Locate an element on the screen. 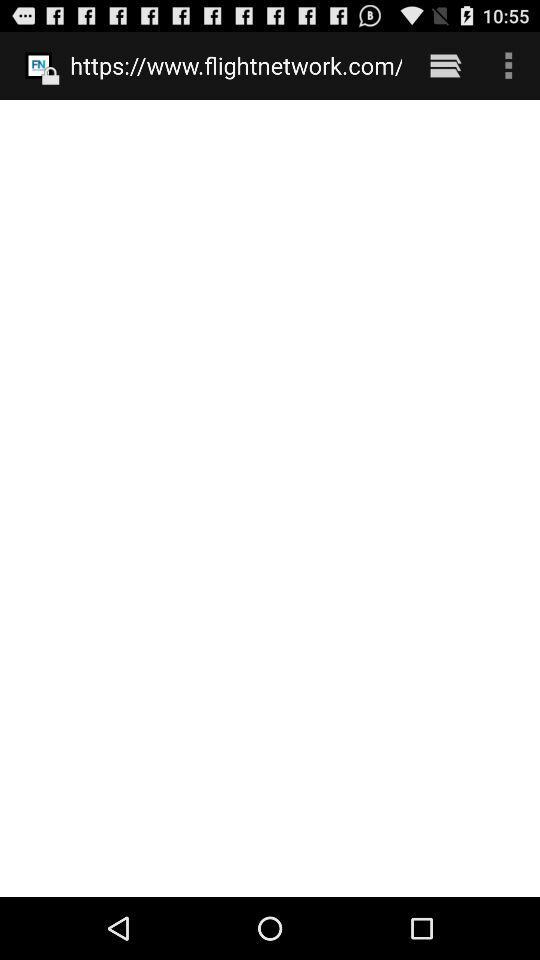 Image resolution: width=540 pixels, height=960 pixels. the https www flightnetwork icon is located at coordinates (235, 65).